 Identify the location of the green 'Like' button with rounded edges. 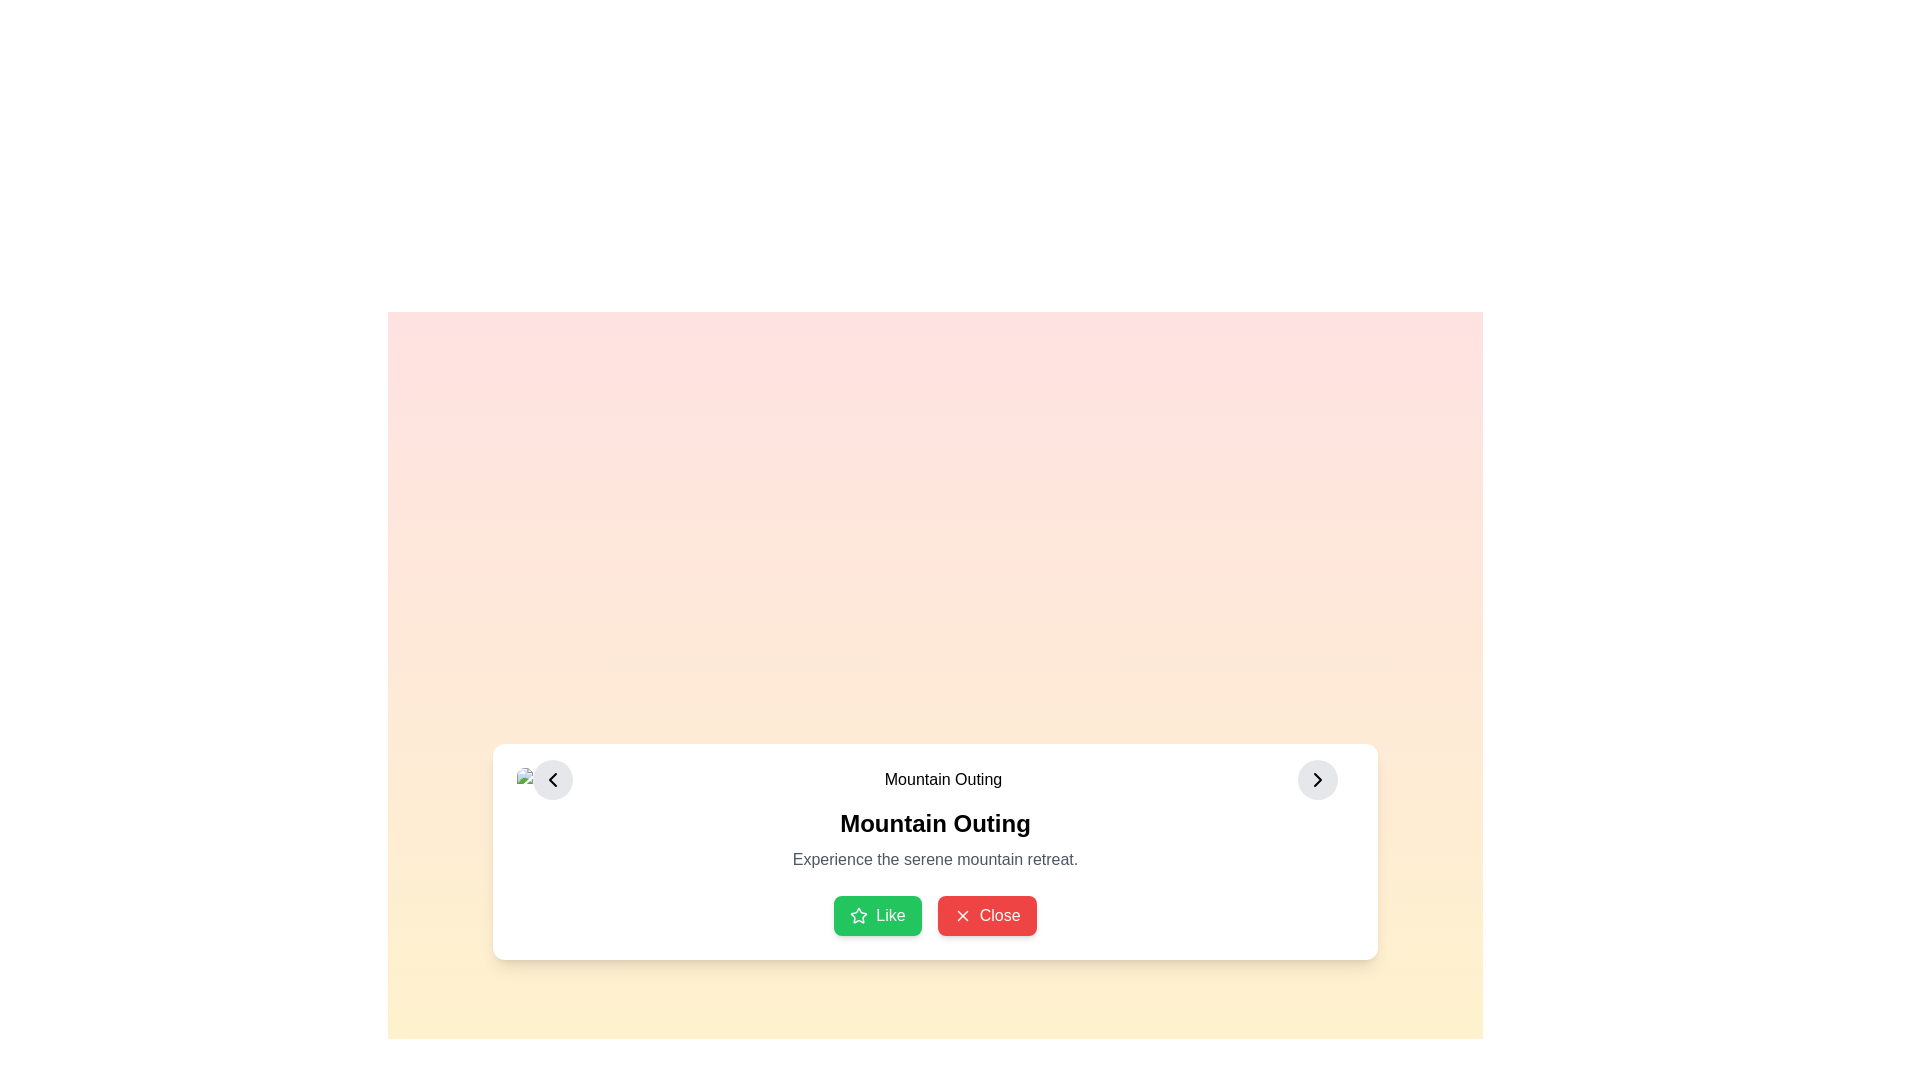
(878, 915).